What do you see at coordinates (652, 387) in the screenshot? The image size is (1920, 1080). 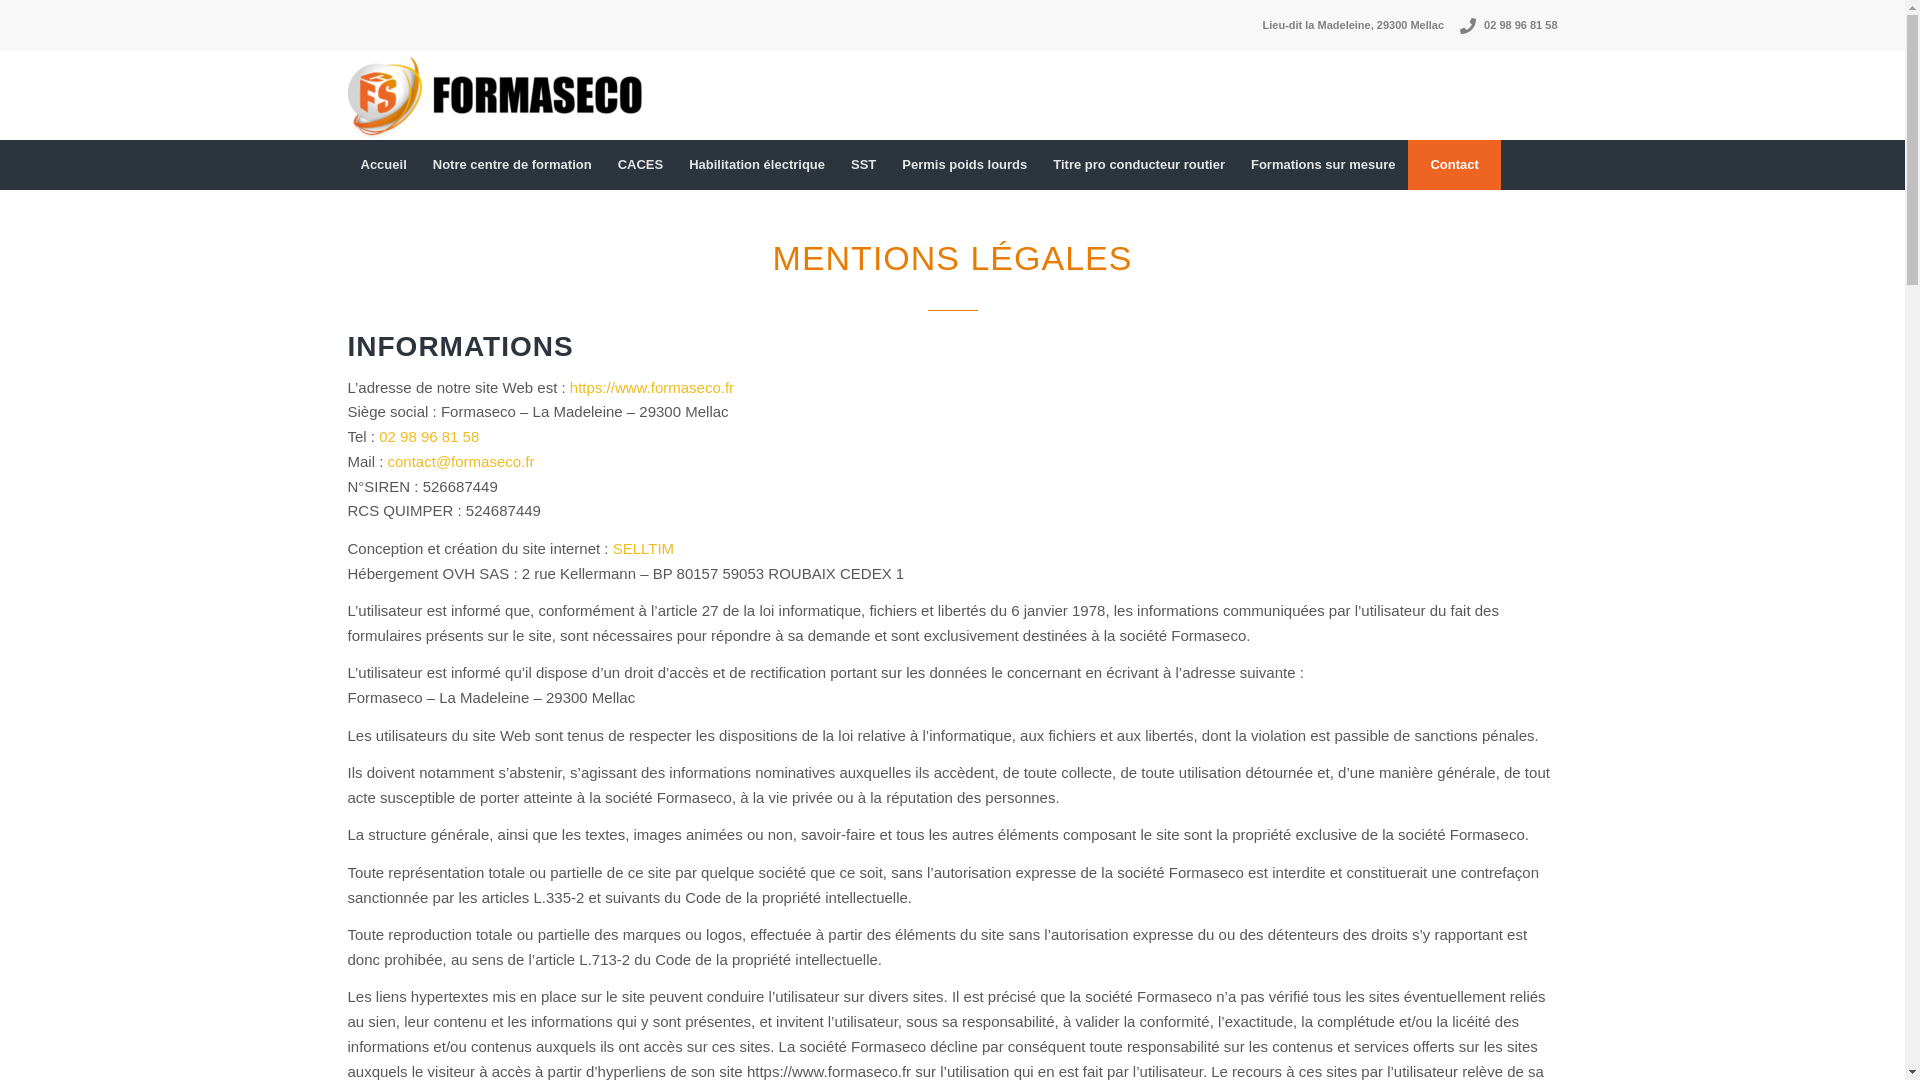 I see `'https://www.formaseco.fr'` at bounding box center [652, 387].